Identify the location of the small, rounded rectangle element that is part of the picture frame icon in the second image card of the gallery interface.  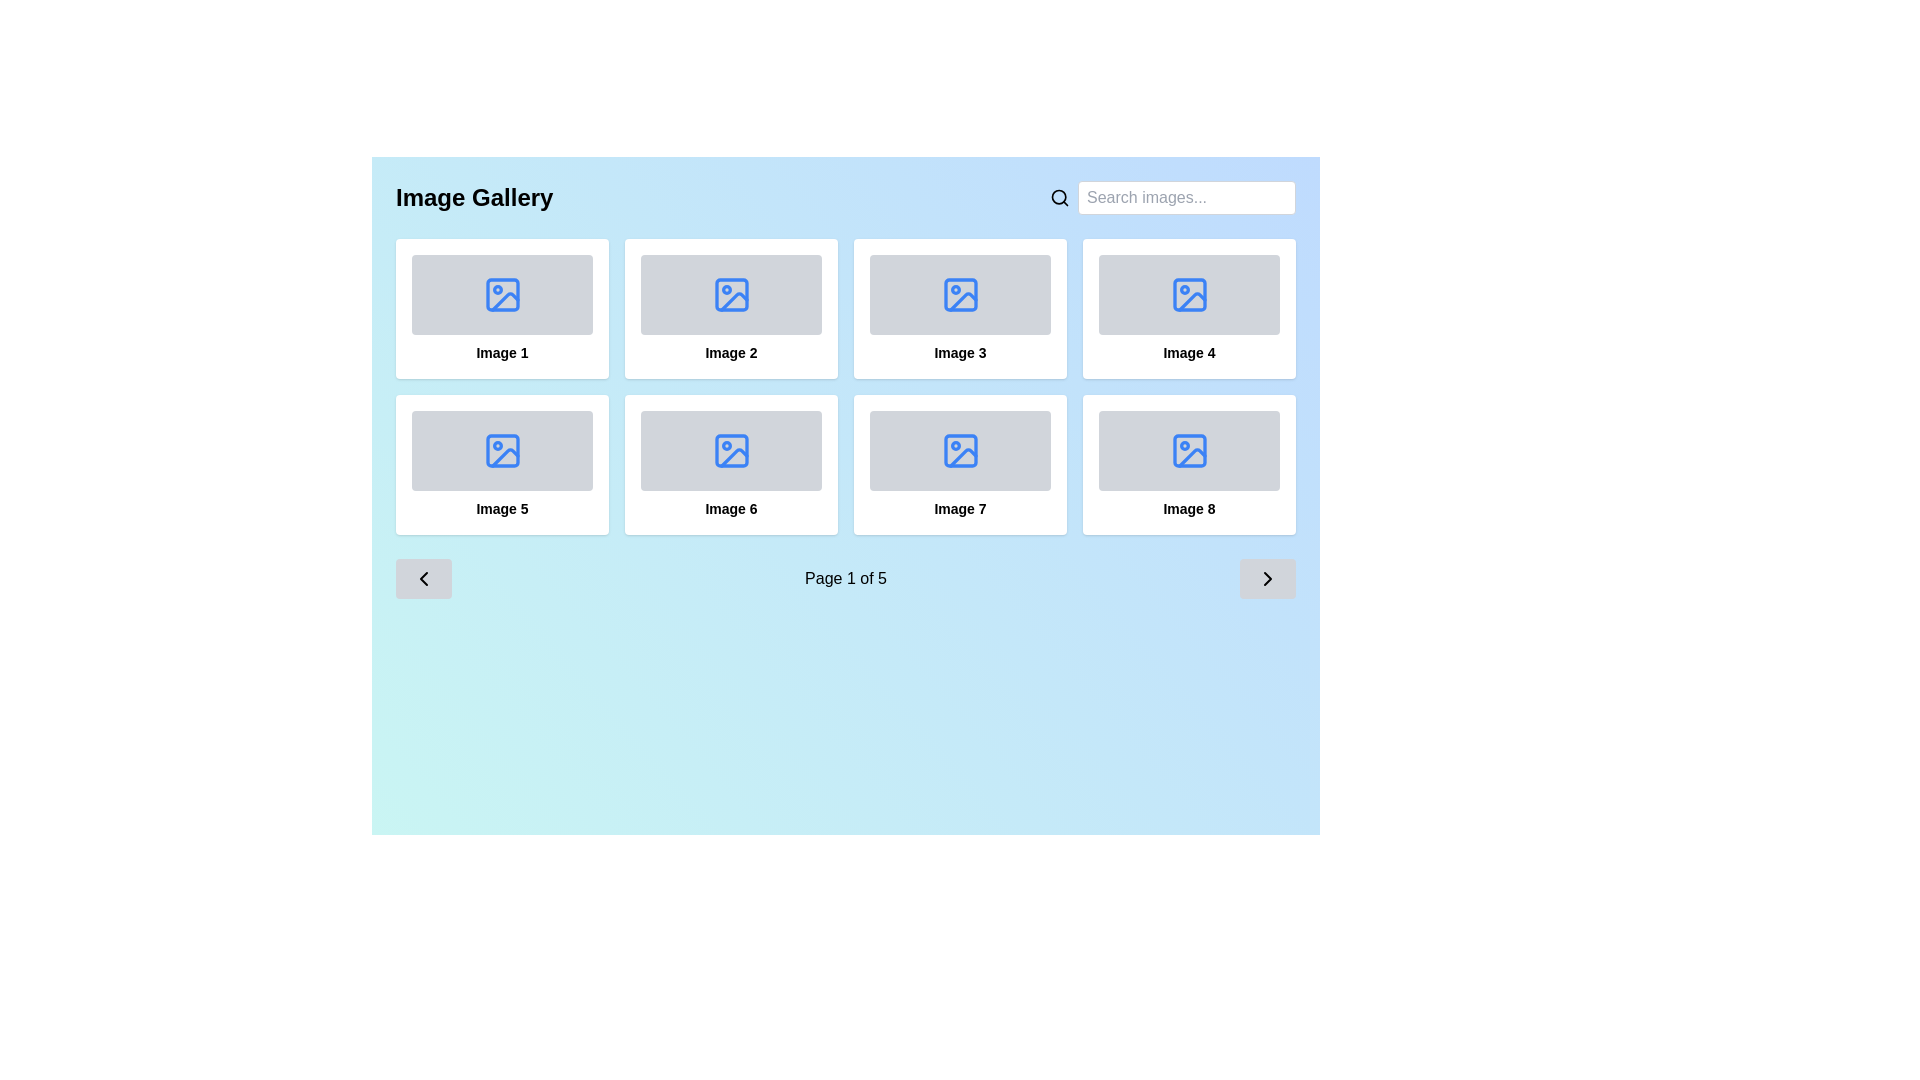
(730, 294).